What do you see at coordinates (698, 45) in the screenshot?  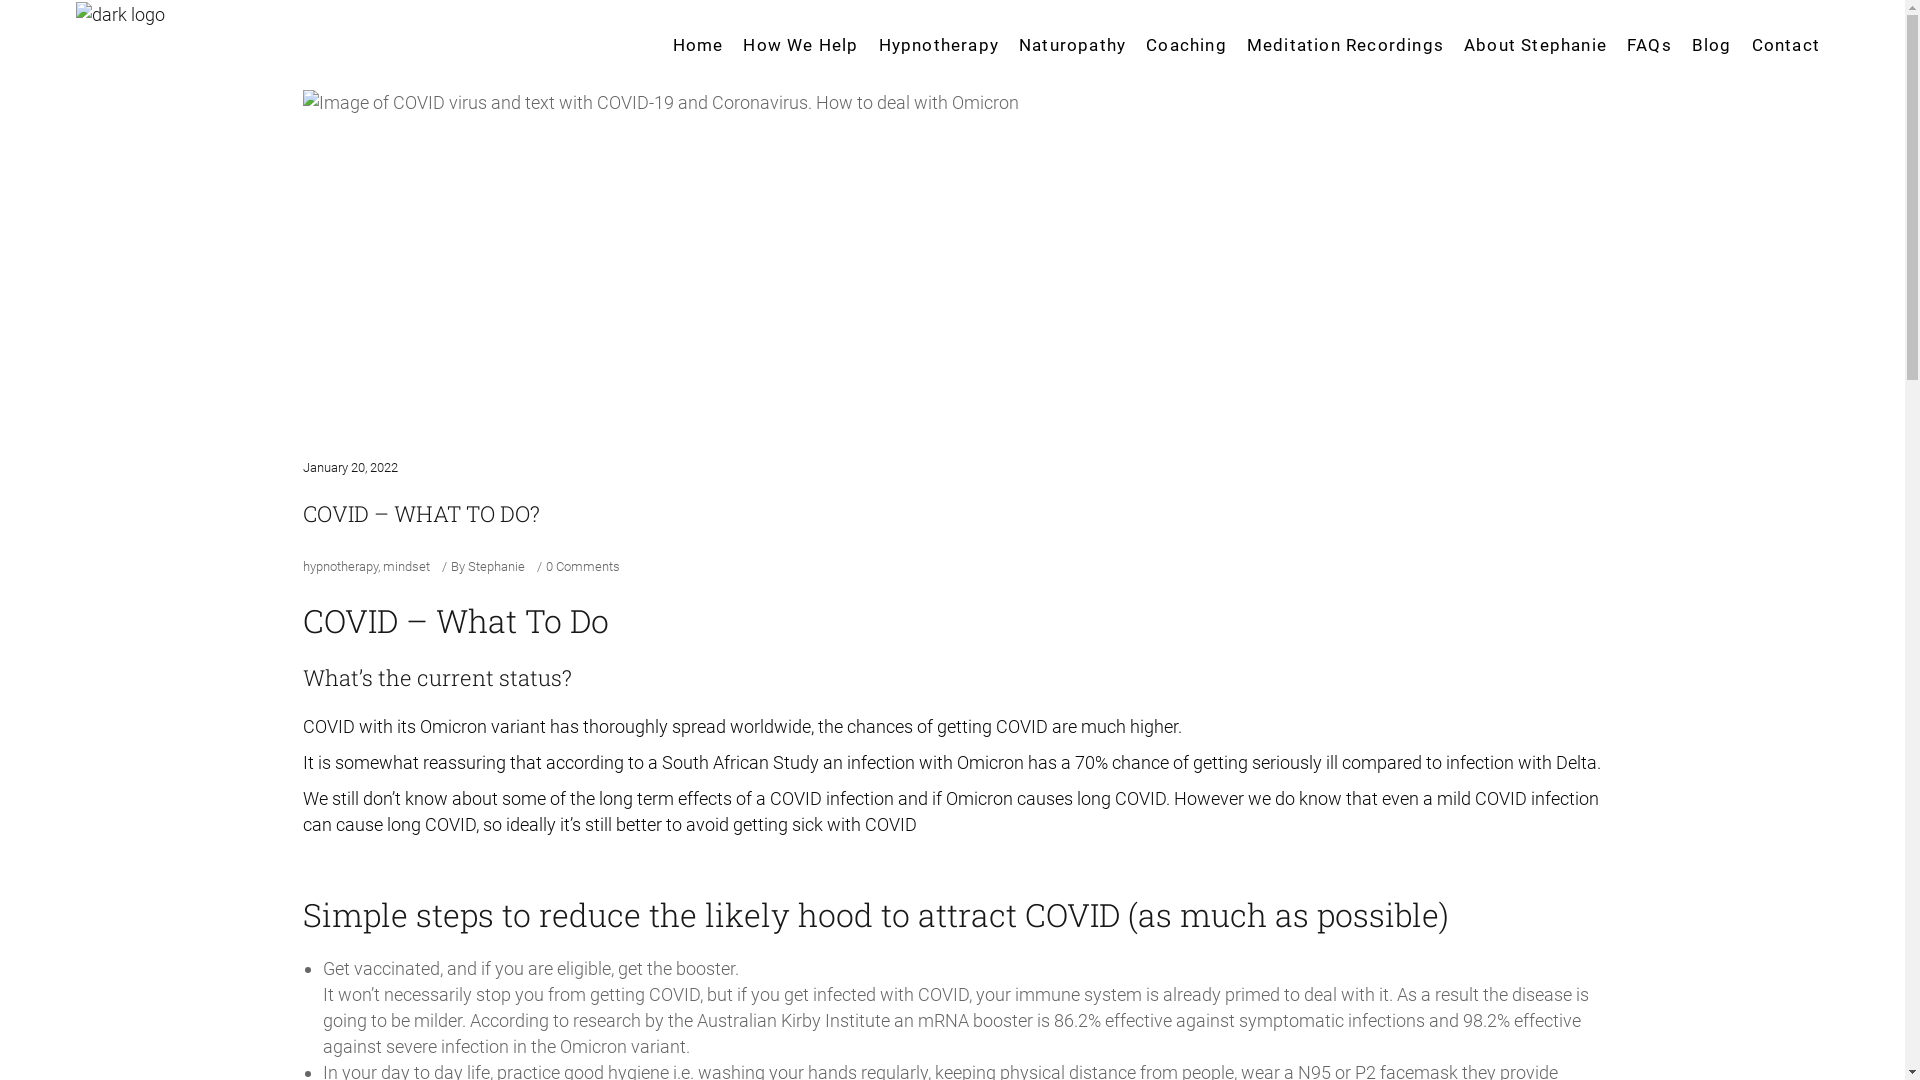 I see `'Home'` at bounding box center [698, 45].